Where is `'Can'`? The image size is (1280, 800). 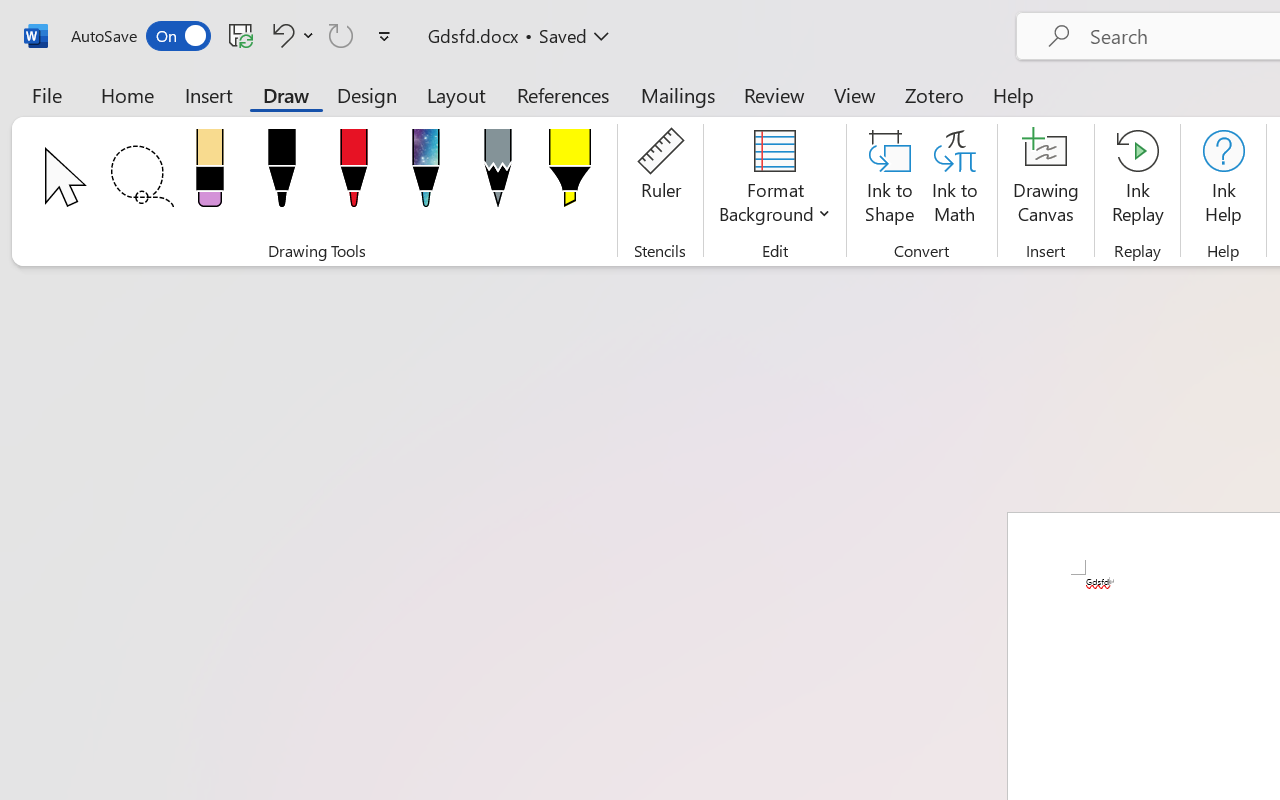 'Can' is located at coordinates (341, 34).